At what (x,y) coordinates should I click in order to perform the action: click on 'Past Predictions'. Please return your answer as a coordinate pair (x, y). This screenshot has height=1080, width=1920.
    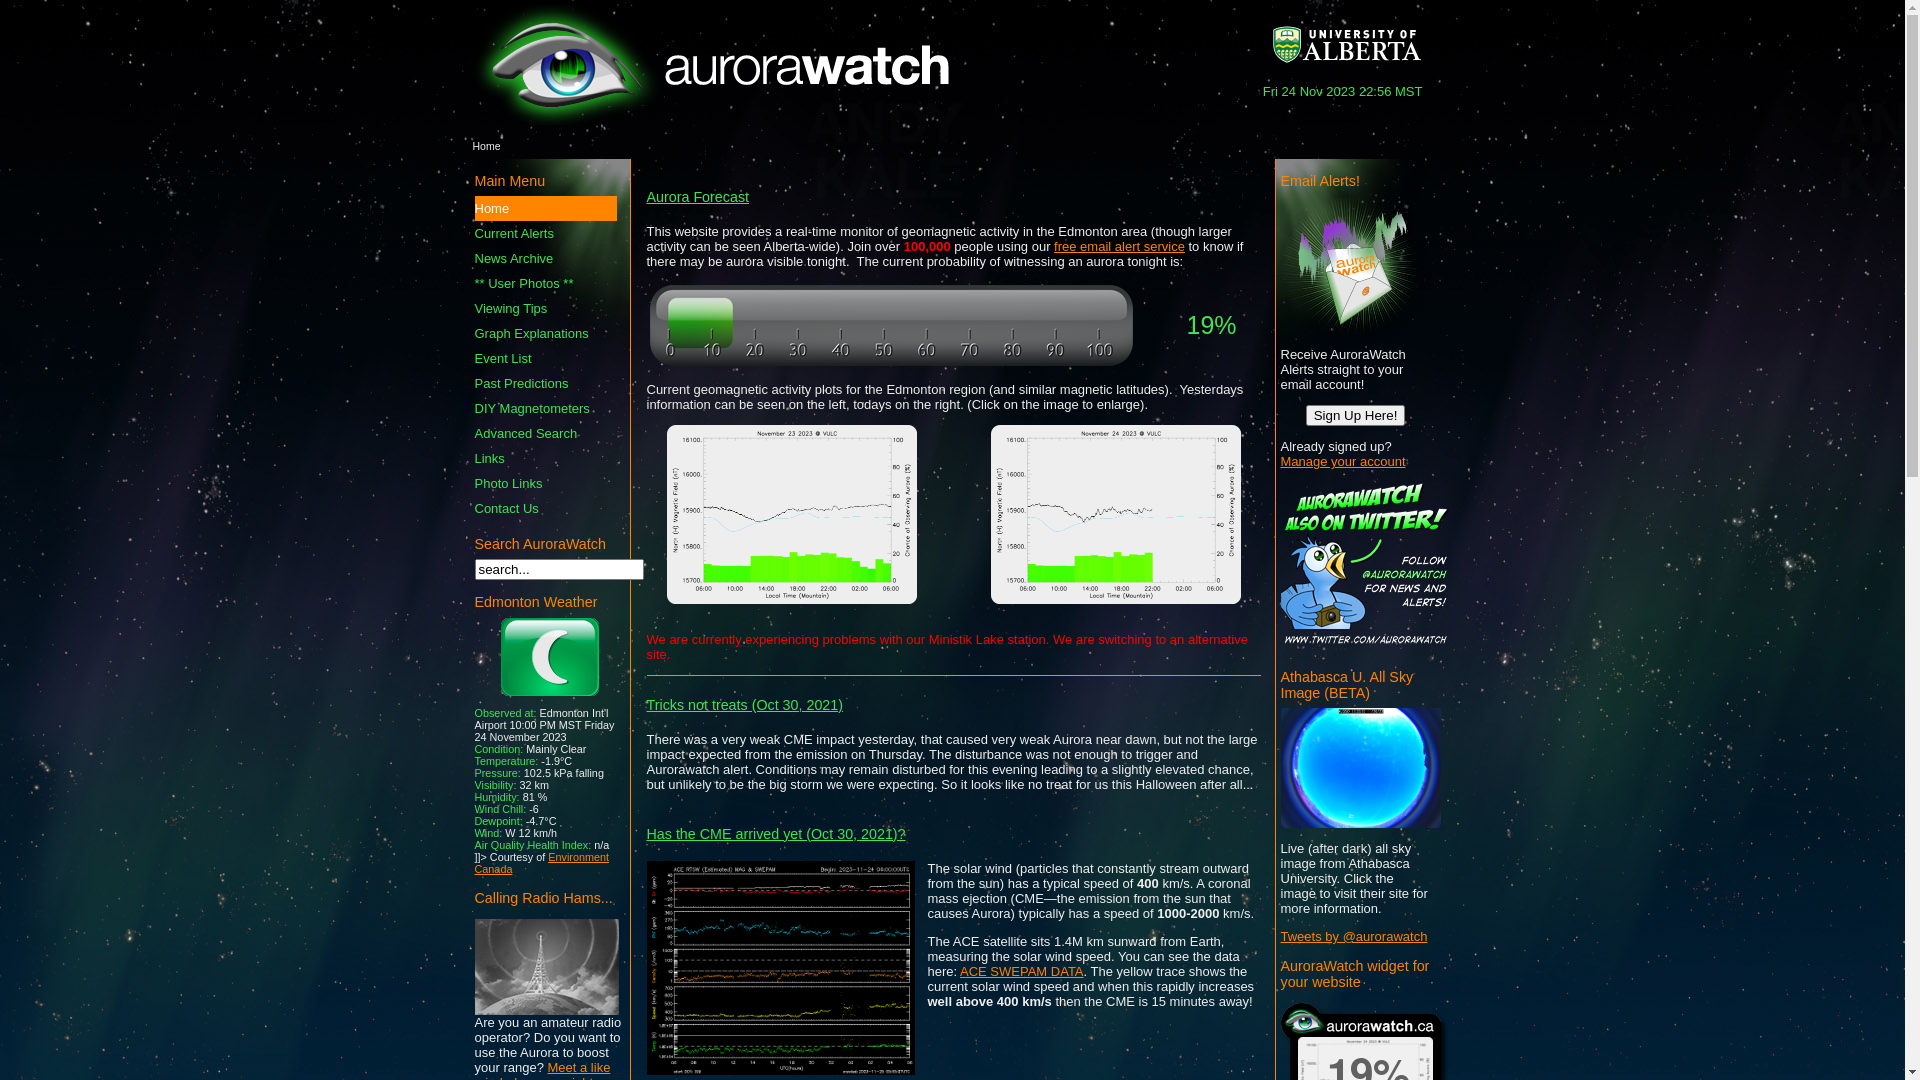
    Looking at the image, I should click on (545, 383).